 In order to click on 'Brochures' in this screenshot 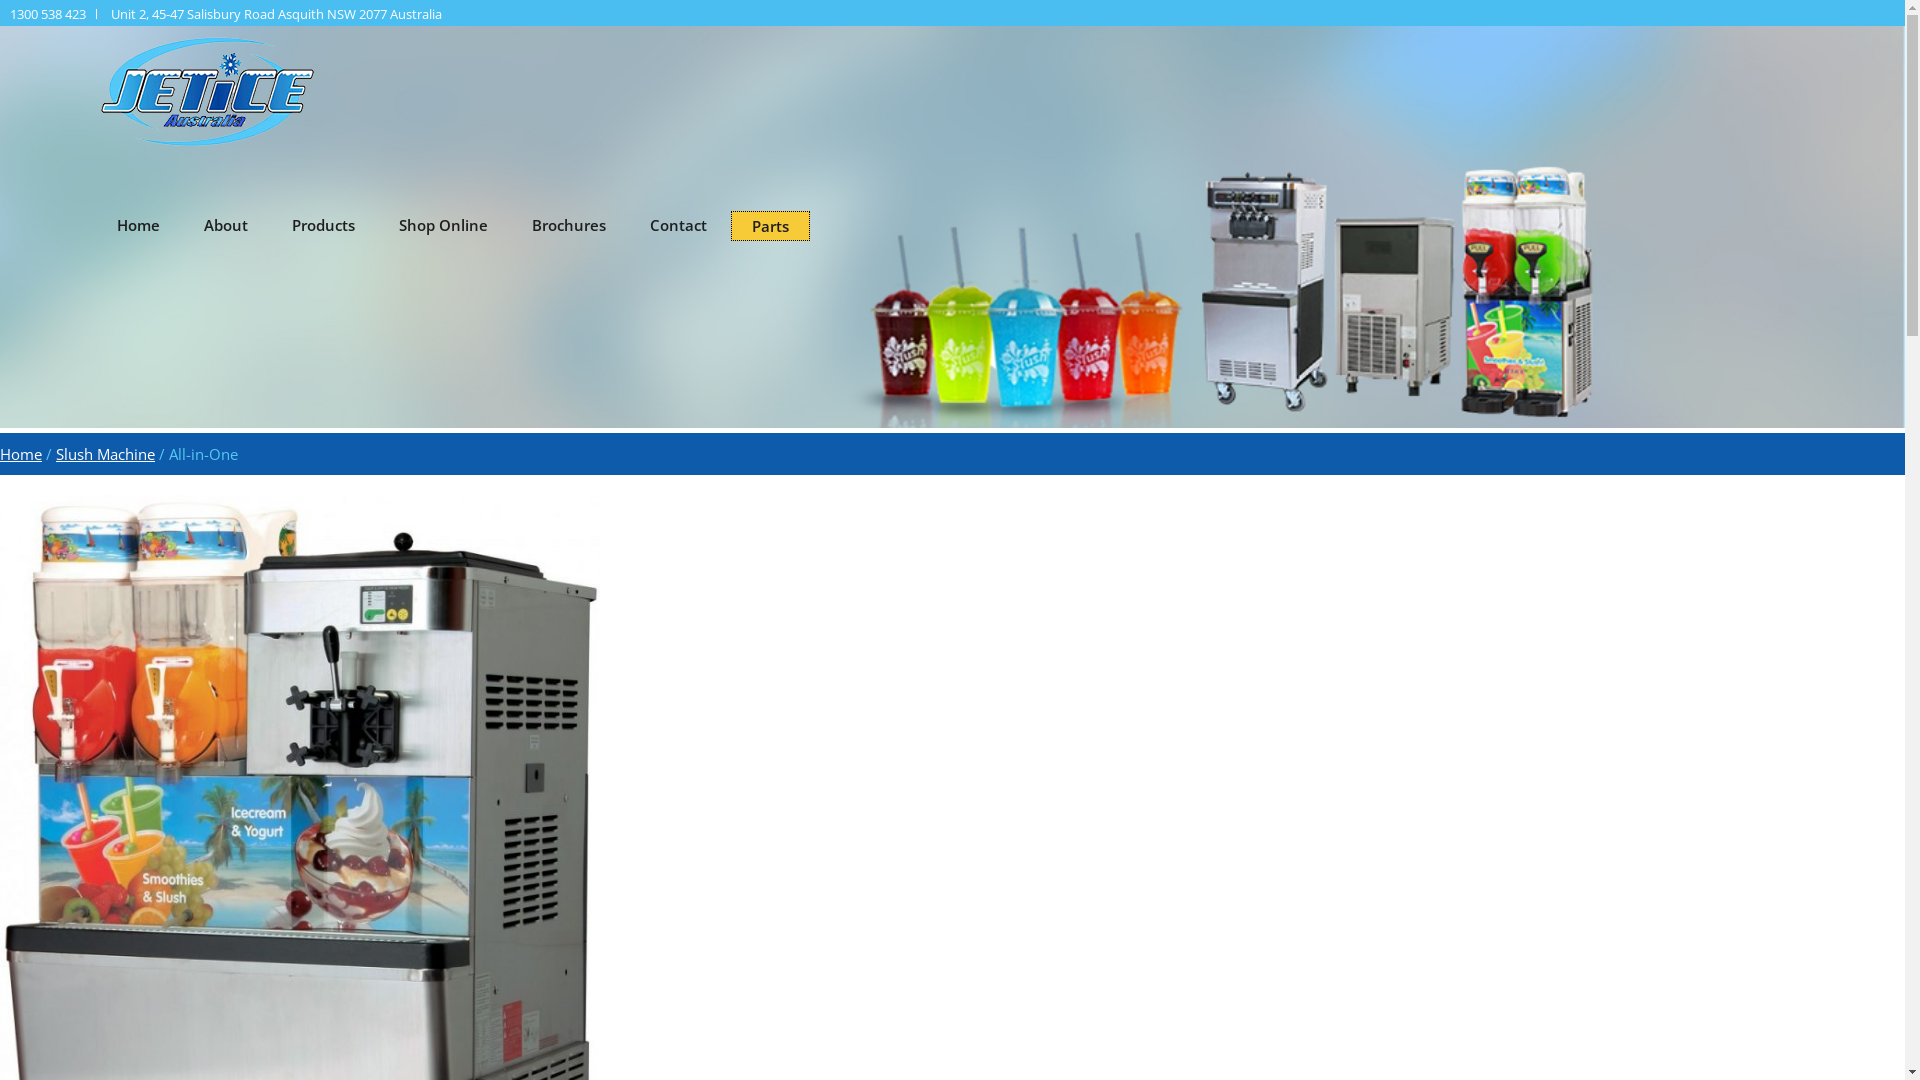, I will do `click(568, 224)`.